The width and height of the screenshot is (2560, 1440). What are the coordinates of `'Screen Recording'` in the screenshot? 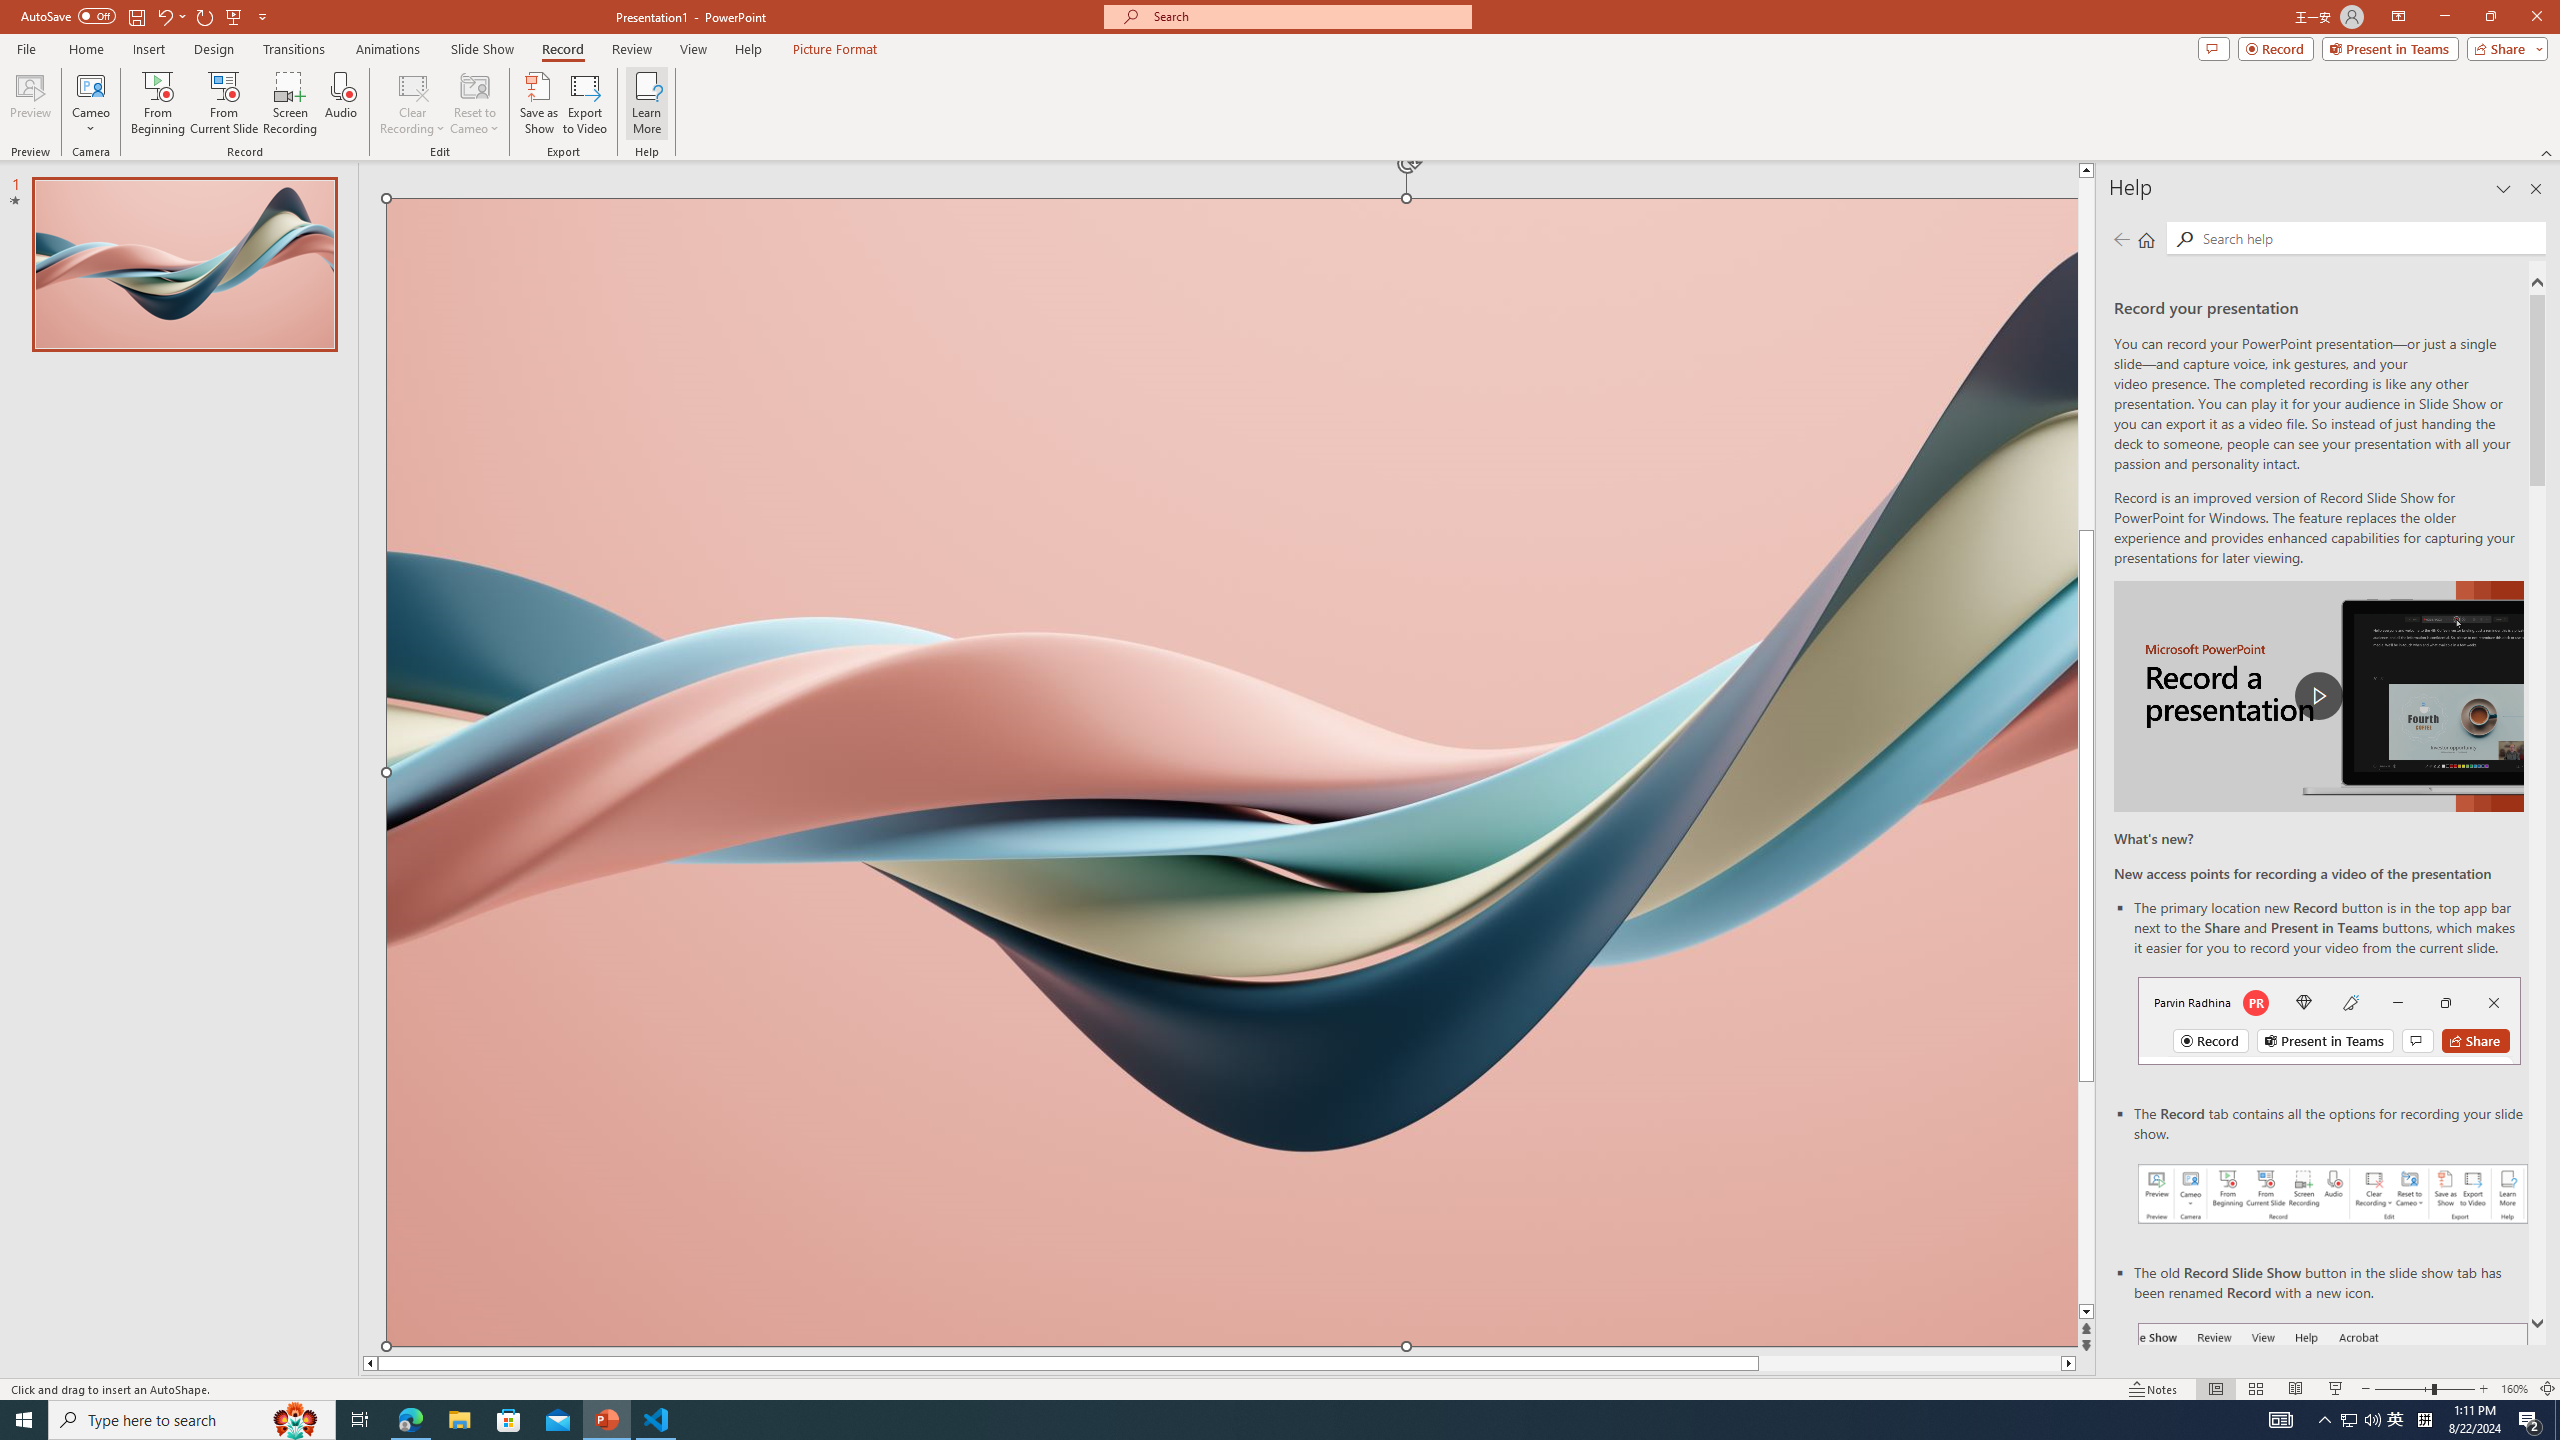 It's located at (289, 103).